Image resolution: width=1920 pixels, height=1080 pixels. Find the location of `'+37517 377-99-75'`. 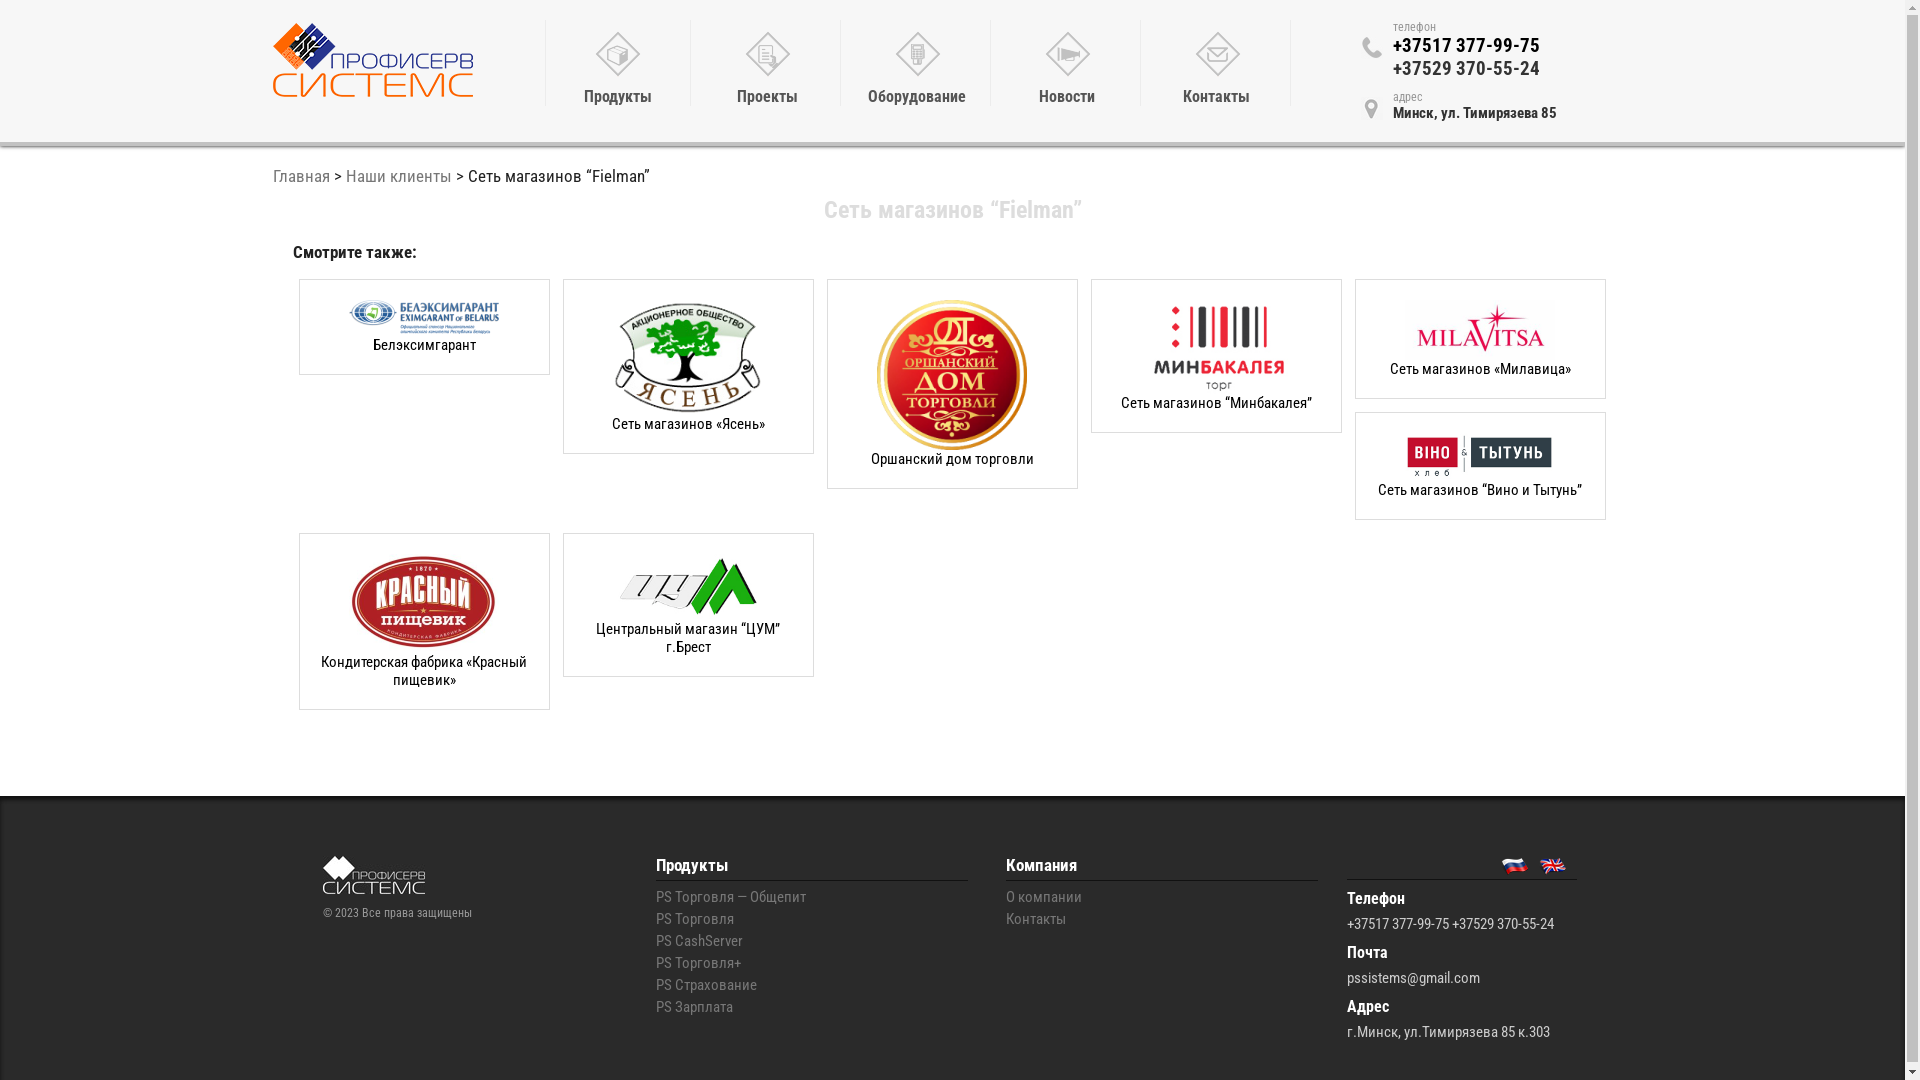

'+37517 377-99-75' is located at coordinates (1391, 45).